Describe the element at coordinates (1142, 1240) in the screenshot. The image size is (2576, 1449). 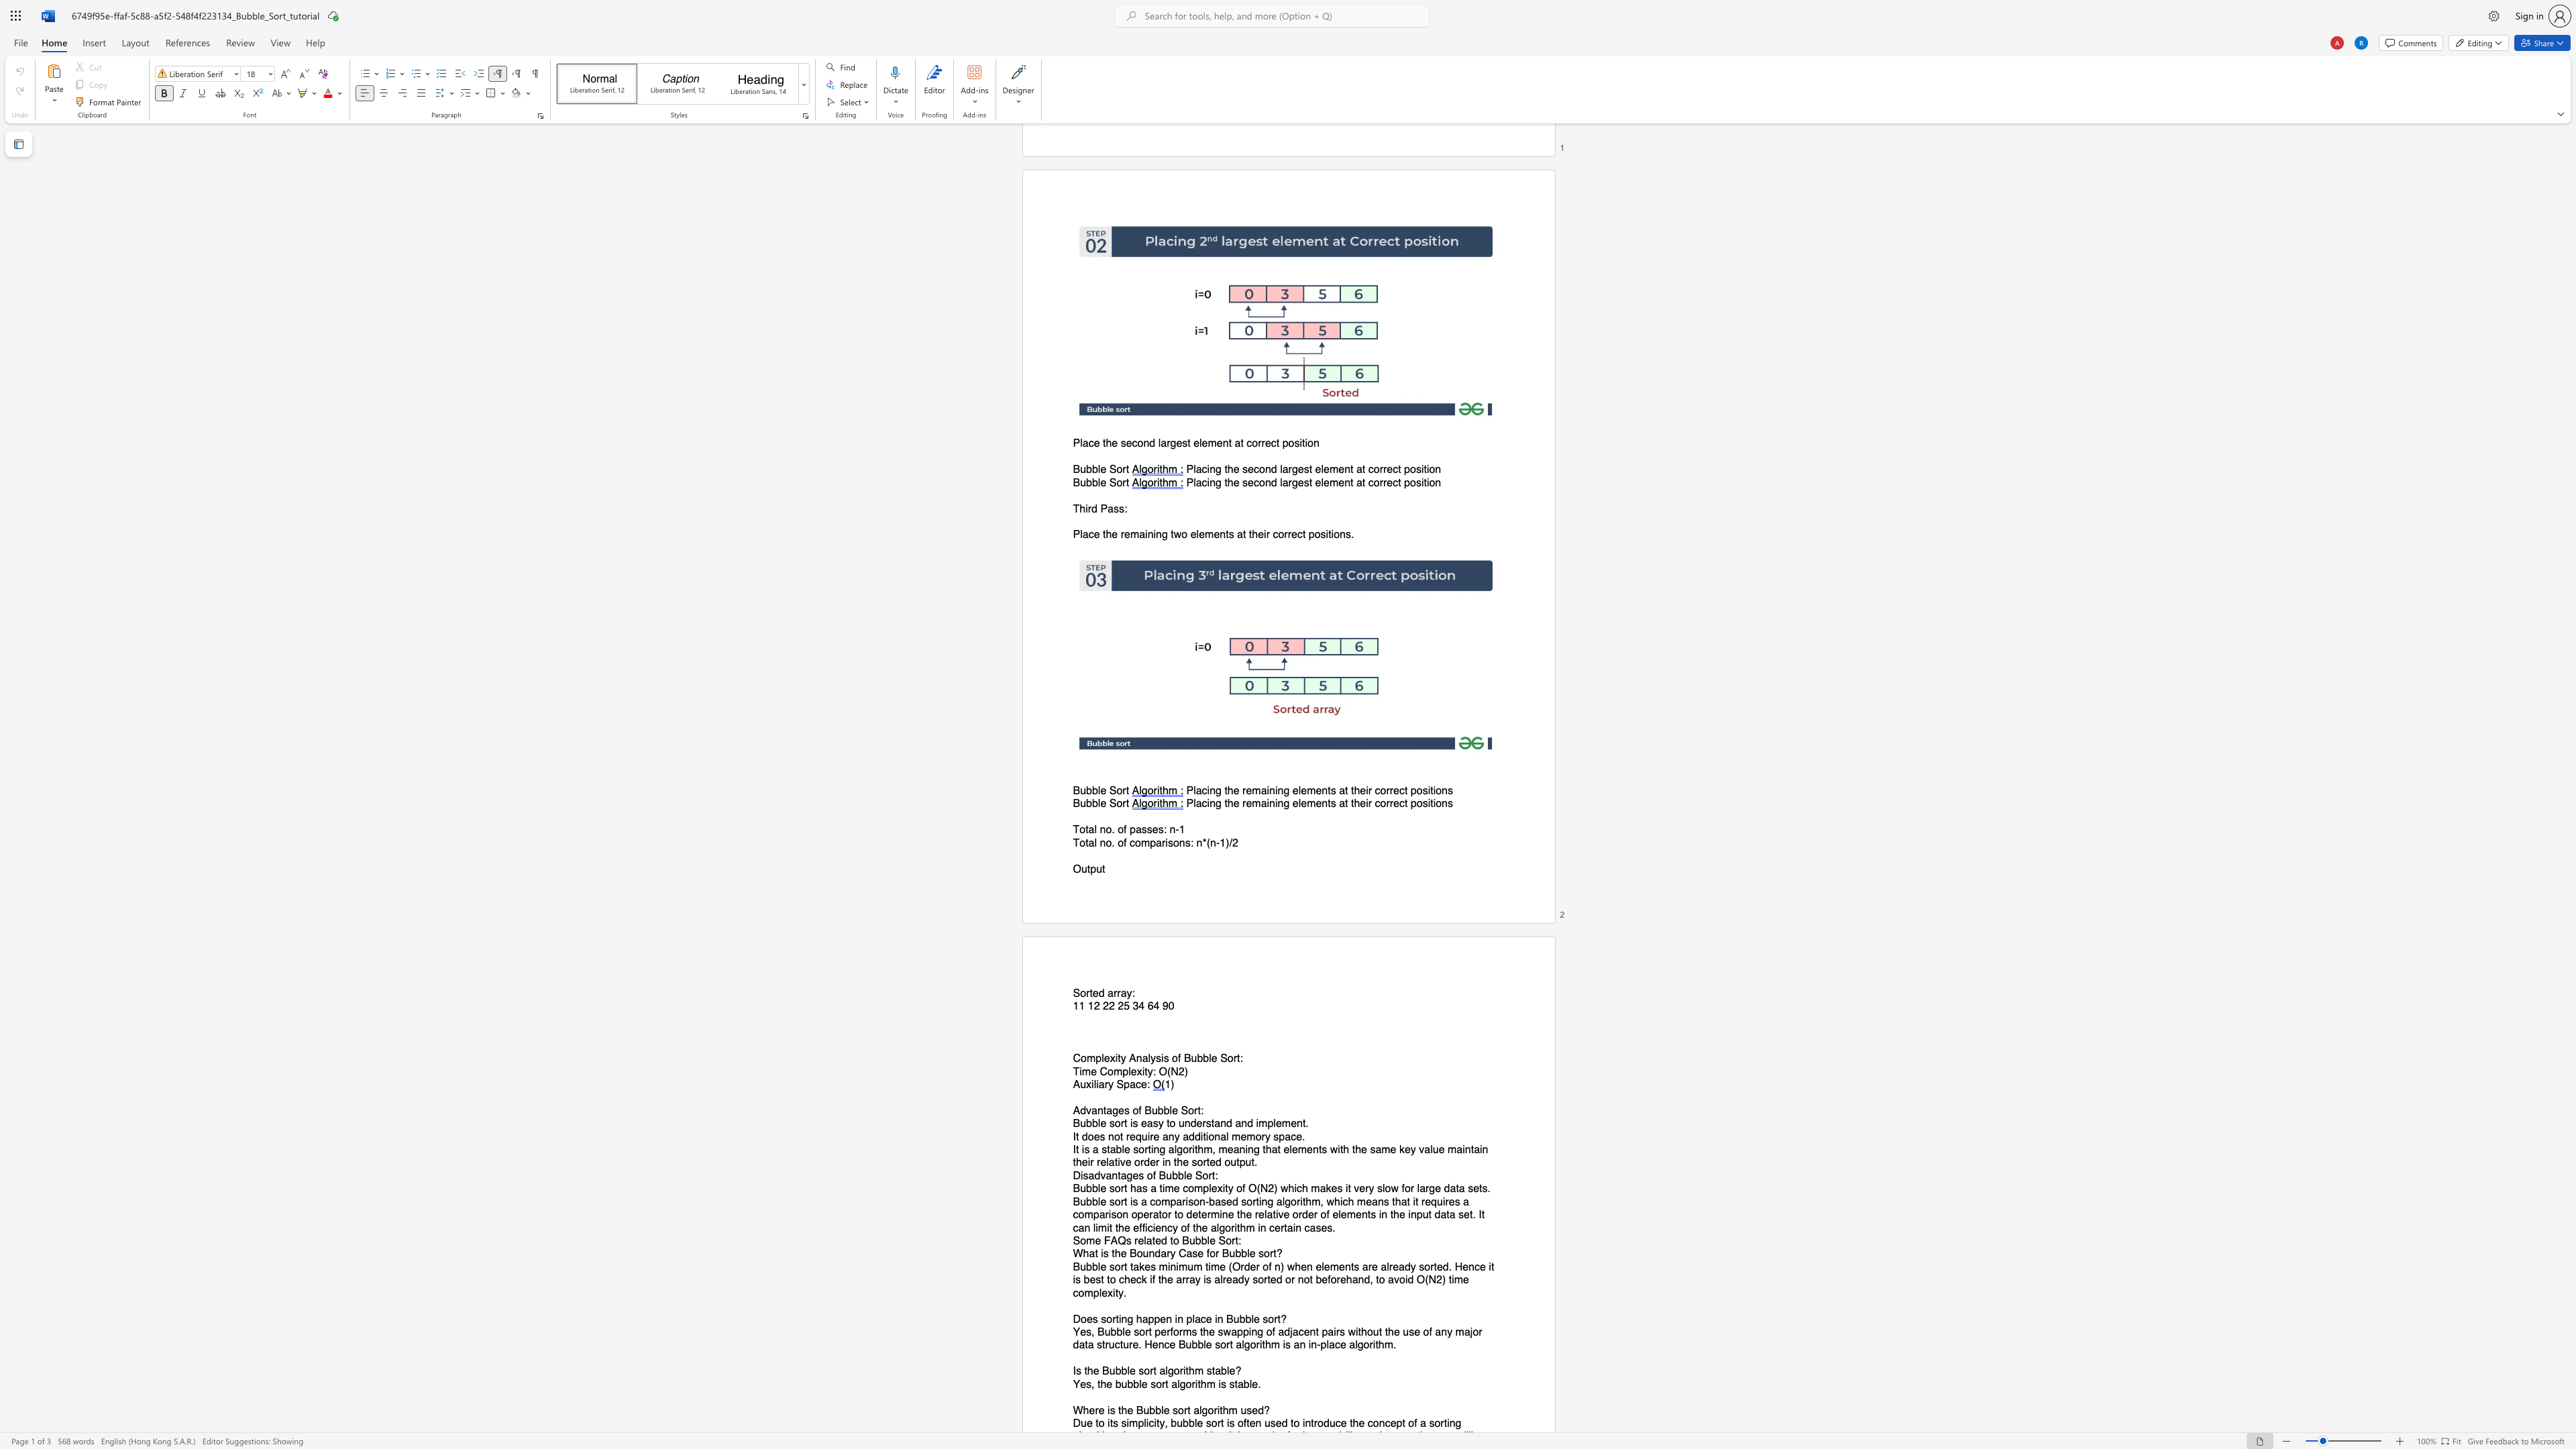
I see `the subset text "lated to Bubble So" within the text "Some FAQs related to Bubble Sort:"` at that location.